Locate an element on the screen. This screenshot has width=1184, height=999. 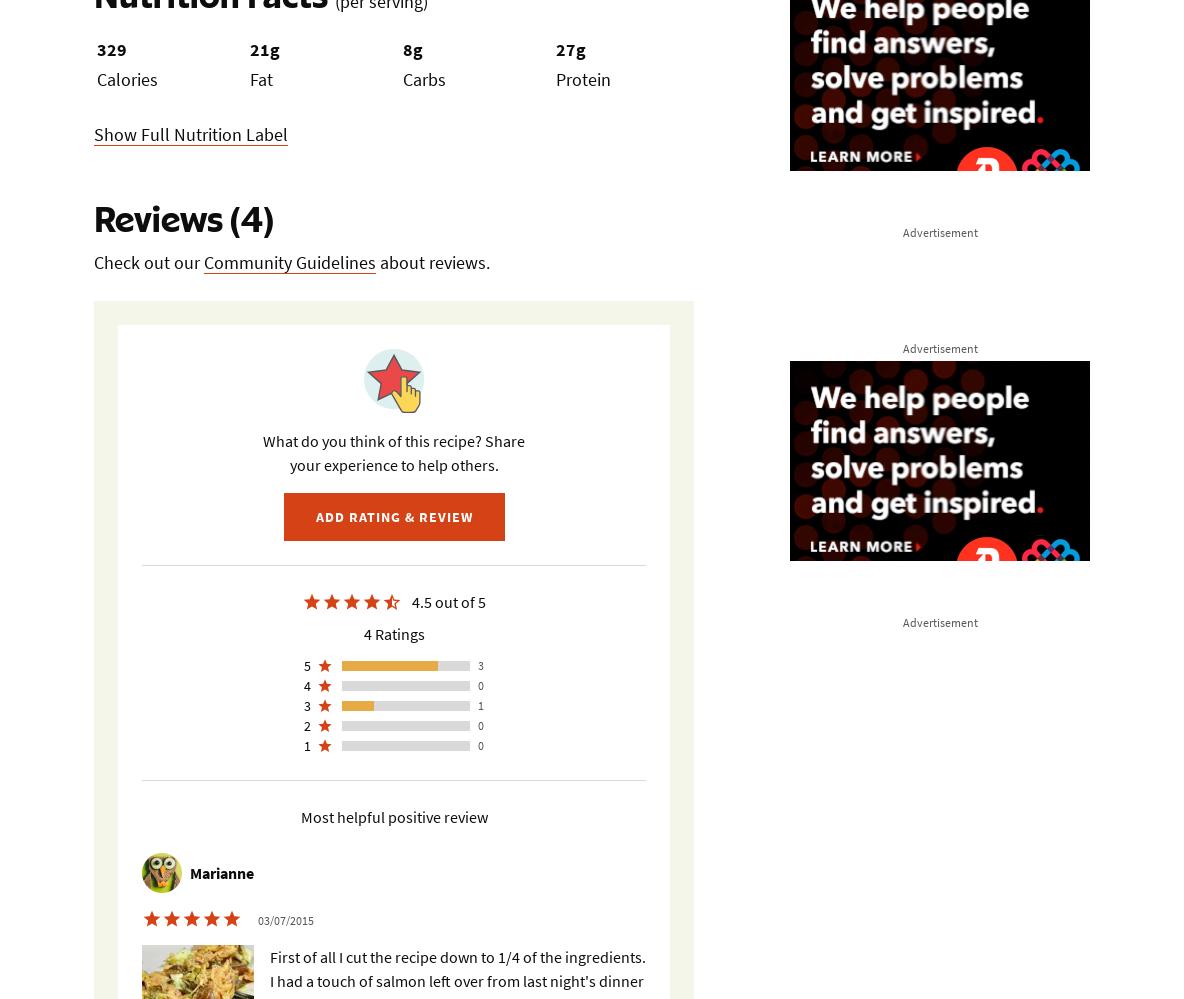
'Fat' is located at coordinates (249, 78).